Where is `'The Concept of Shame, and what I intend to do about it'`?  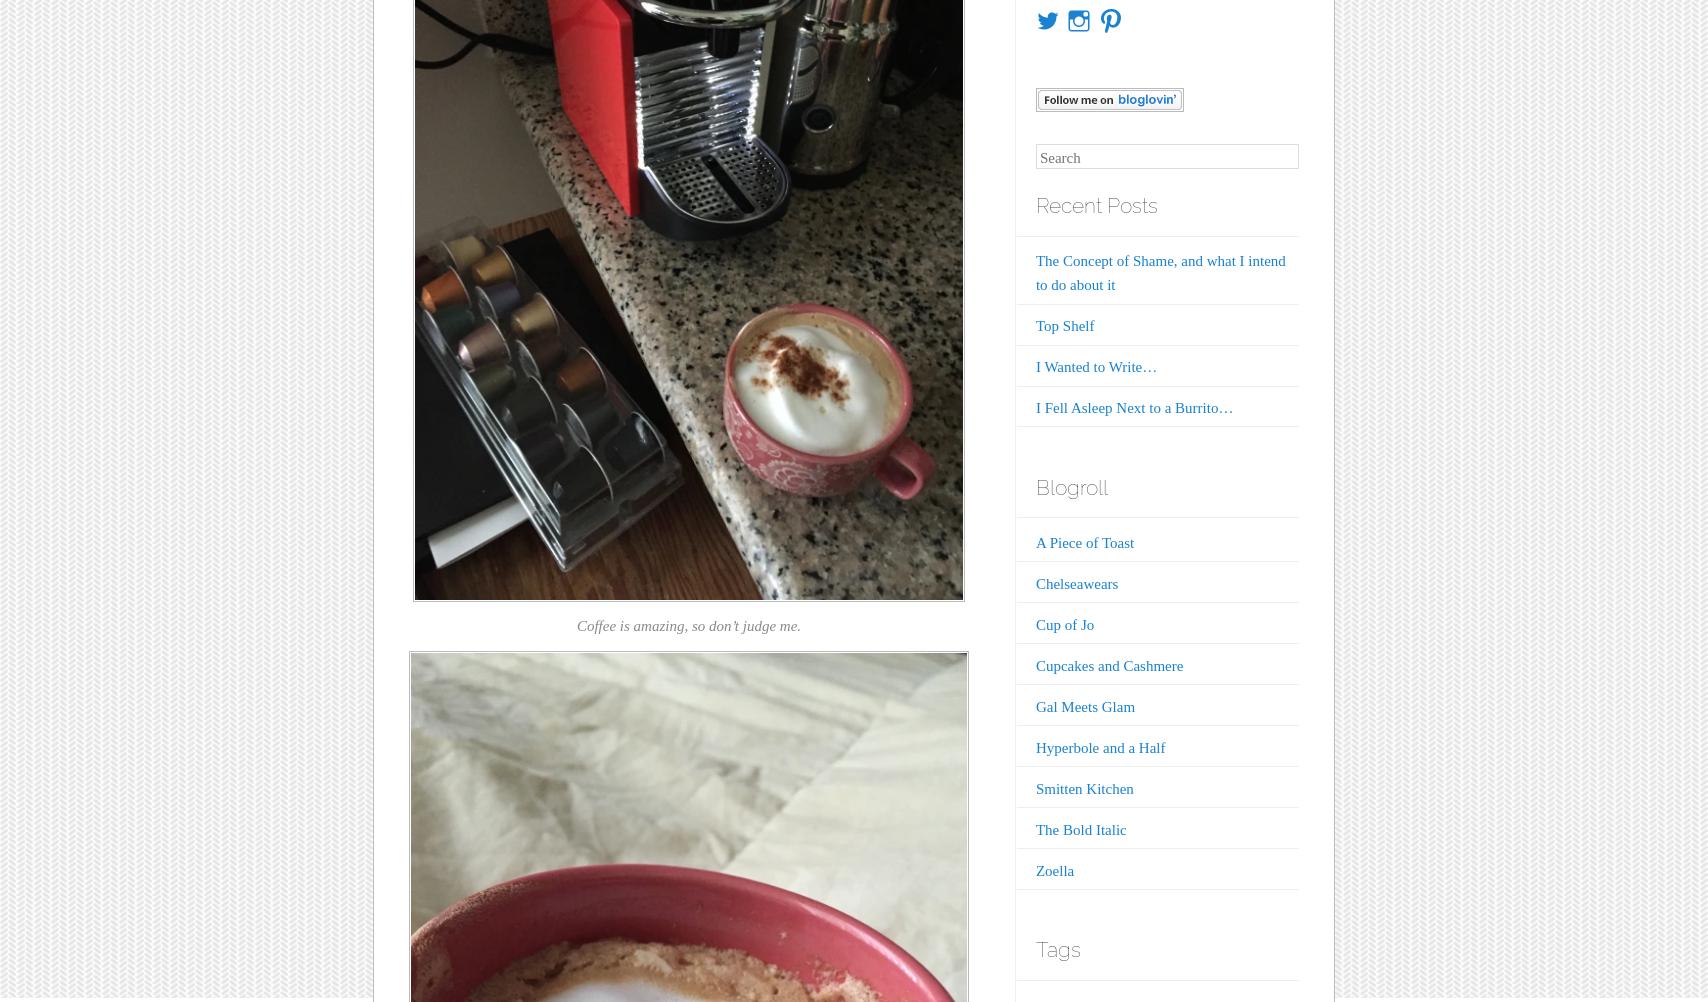
'The Concept of Shame, and what I intend to do about it' is located at coordinates (1160, 272).